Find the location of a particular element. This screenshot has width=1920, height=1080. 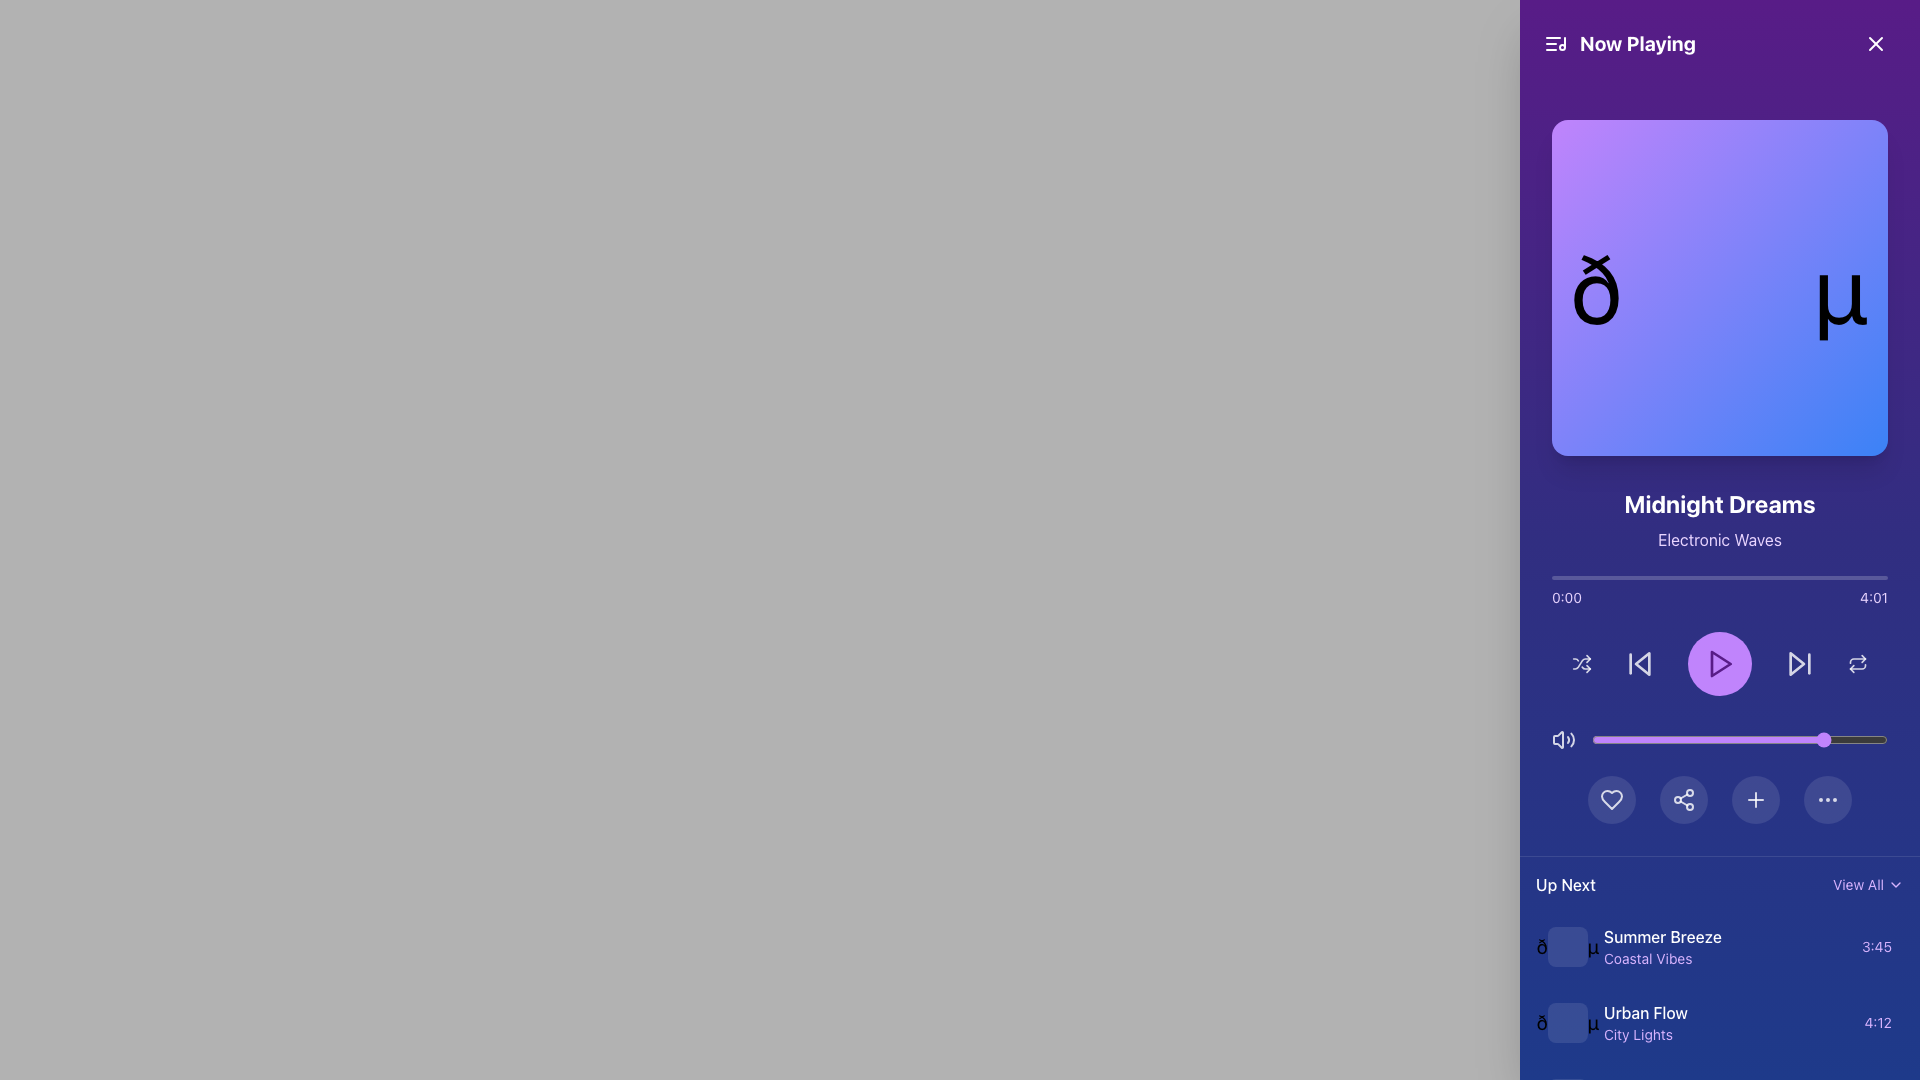

the centrally located play button in the music playback control section to initiate or resume playback of the currently selected audio track is located at coordinates (1718, 663).